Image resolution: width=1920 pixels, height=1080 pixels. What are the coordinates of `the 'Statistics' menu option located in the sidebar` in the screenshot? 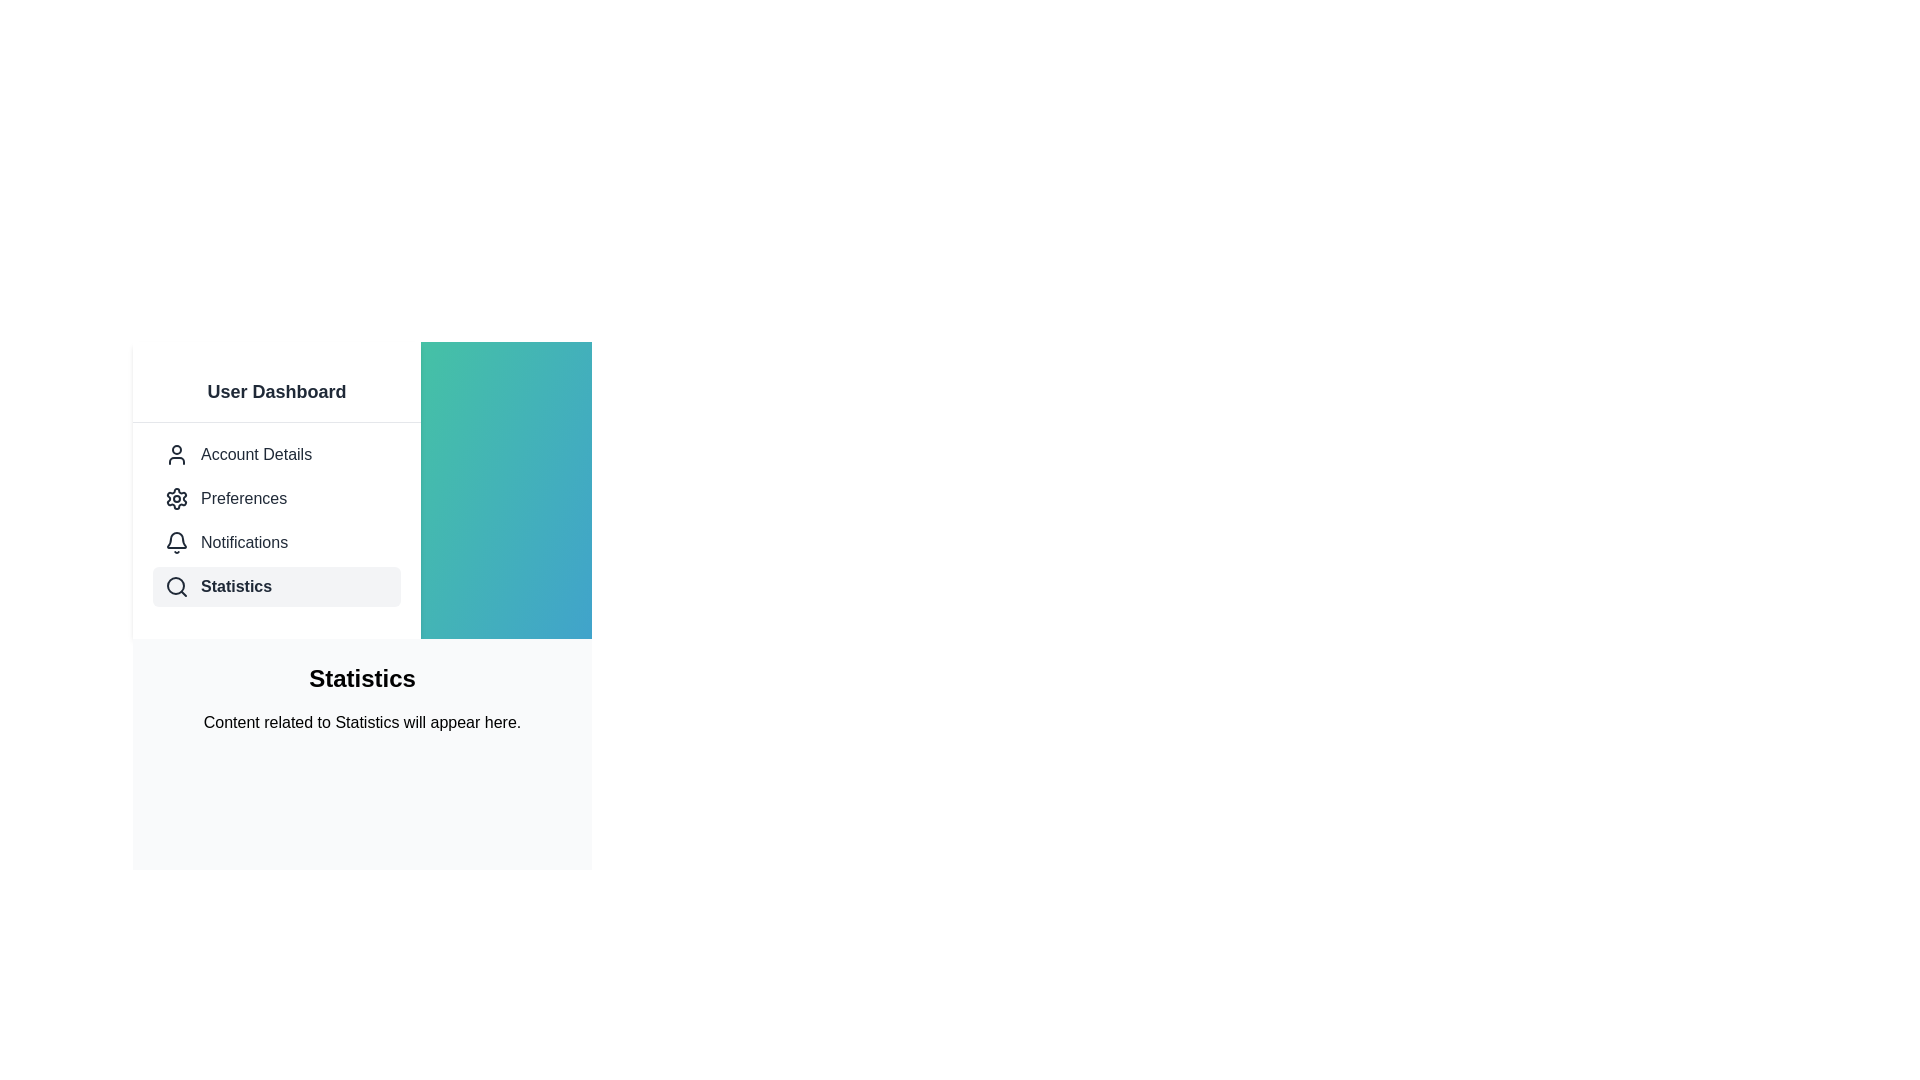 It's located at (276, 585).